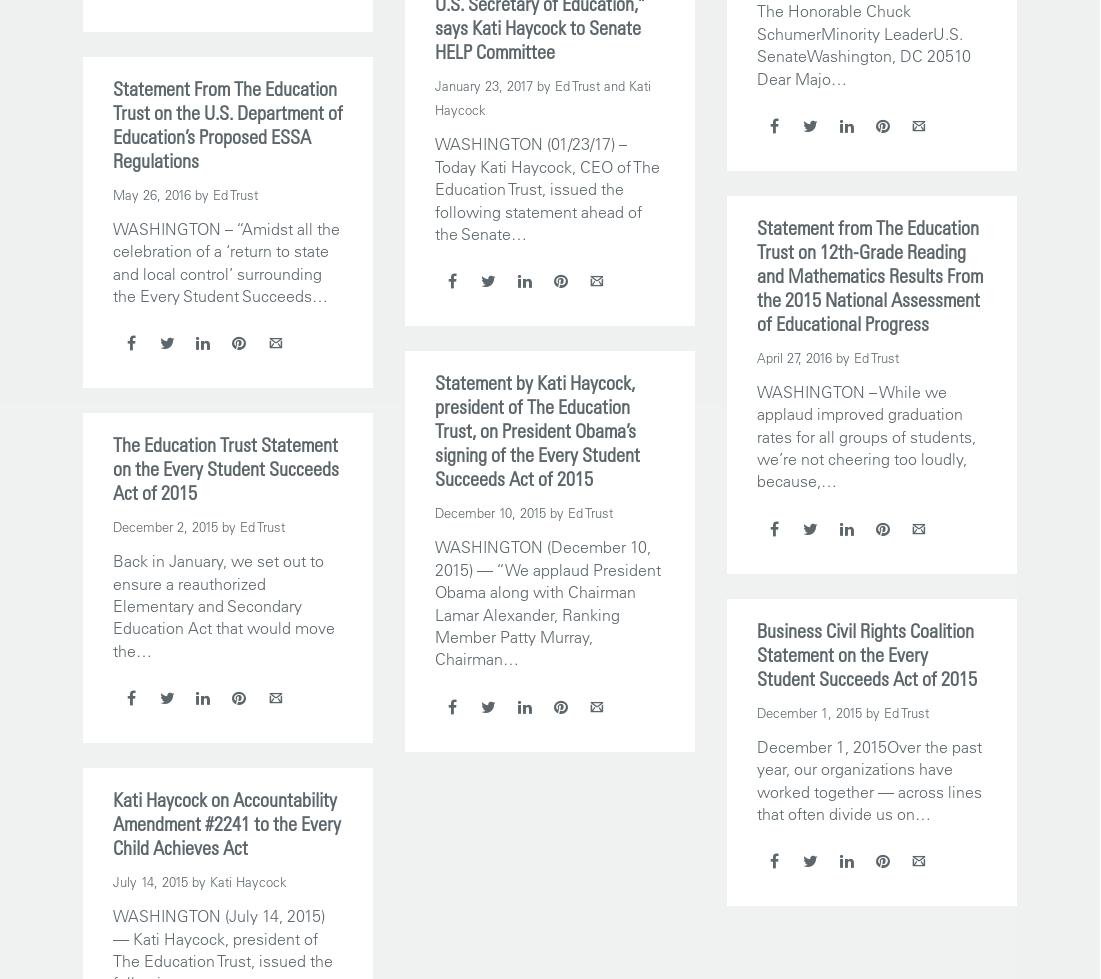 This screenshot has height=979, width=1101. What do you see at coordinates (224, 604) in the screenshot?
I see `'Back in January, we set out to ensure a reauthorized Elementary and Secondary Education Act that would move the…'` at bounding box center [224, 604].